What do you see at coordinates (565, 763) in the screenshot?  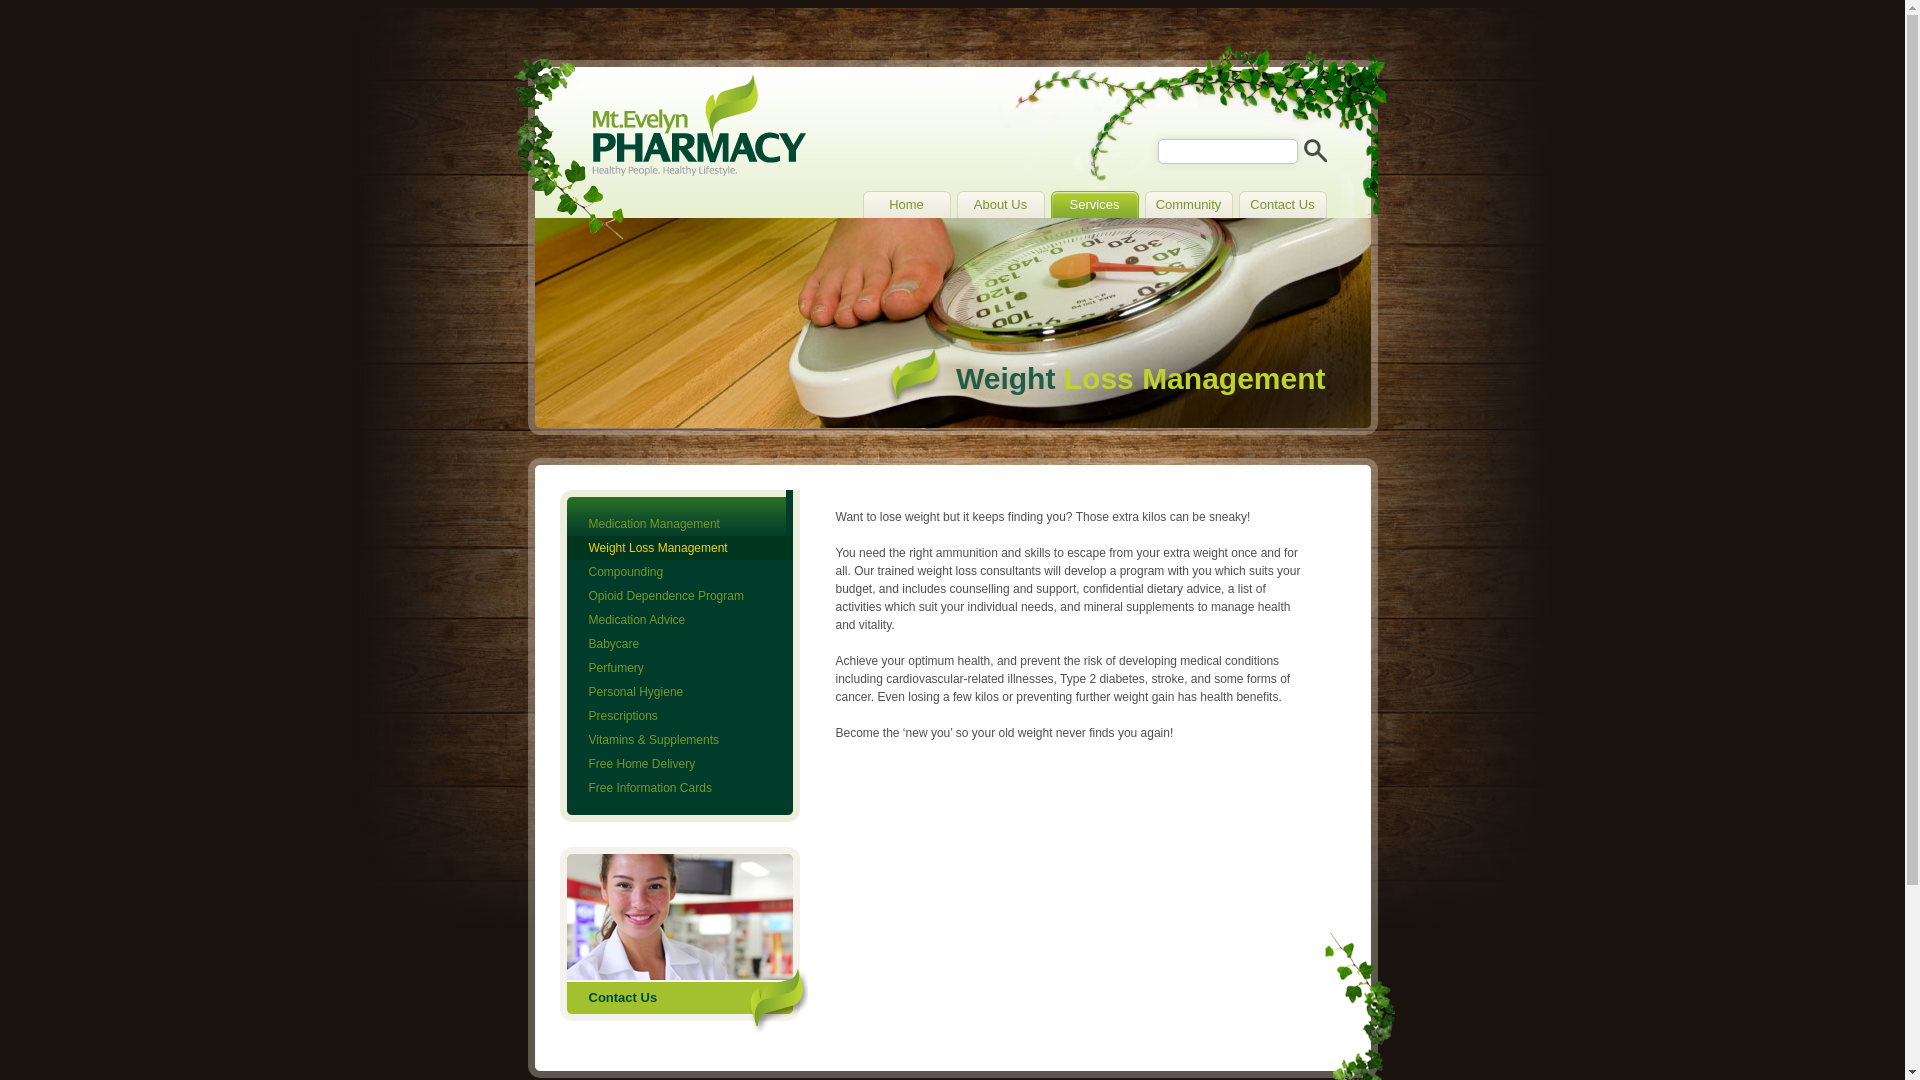 I see `'Free Home Delivery'` at bounding box center [565, 763].